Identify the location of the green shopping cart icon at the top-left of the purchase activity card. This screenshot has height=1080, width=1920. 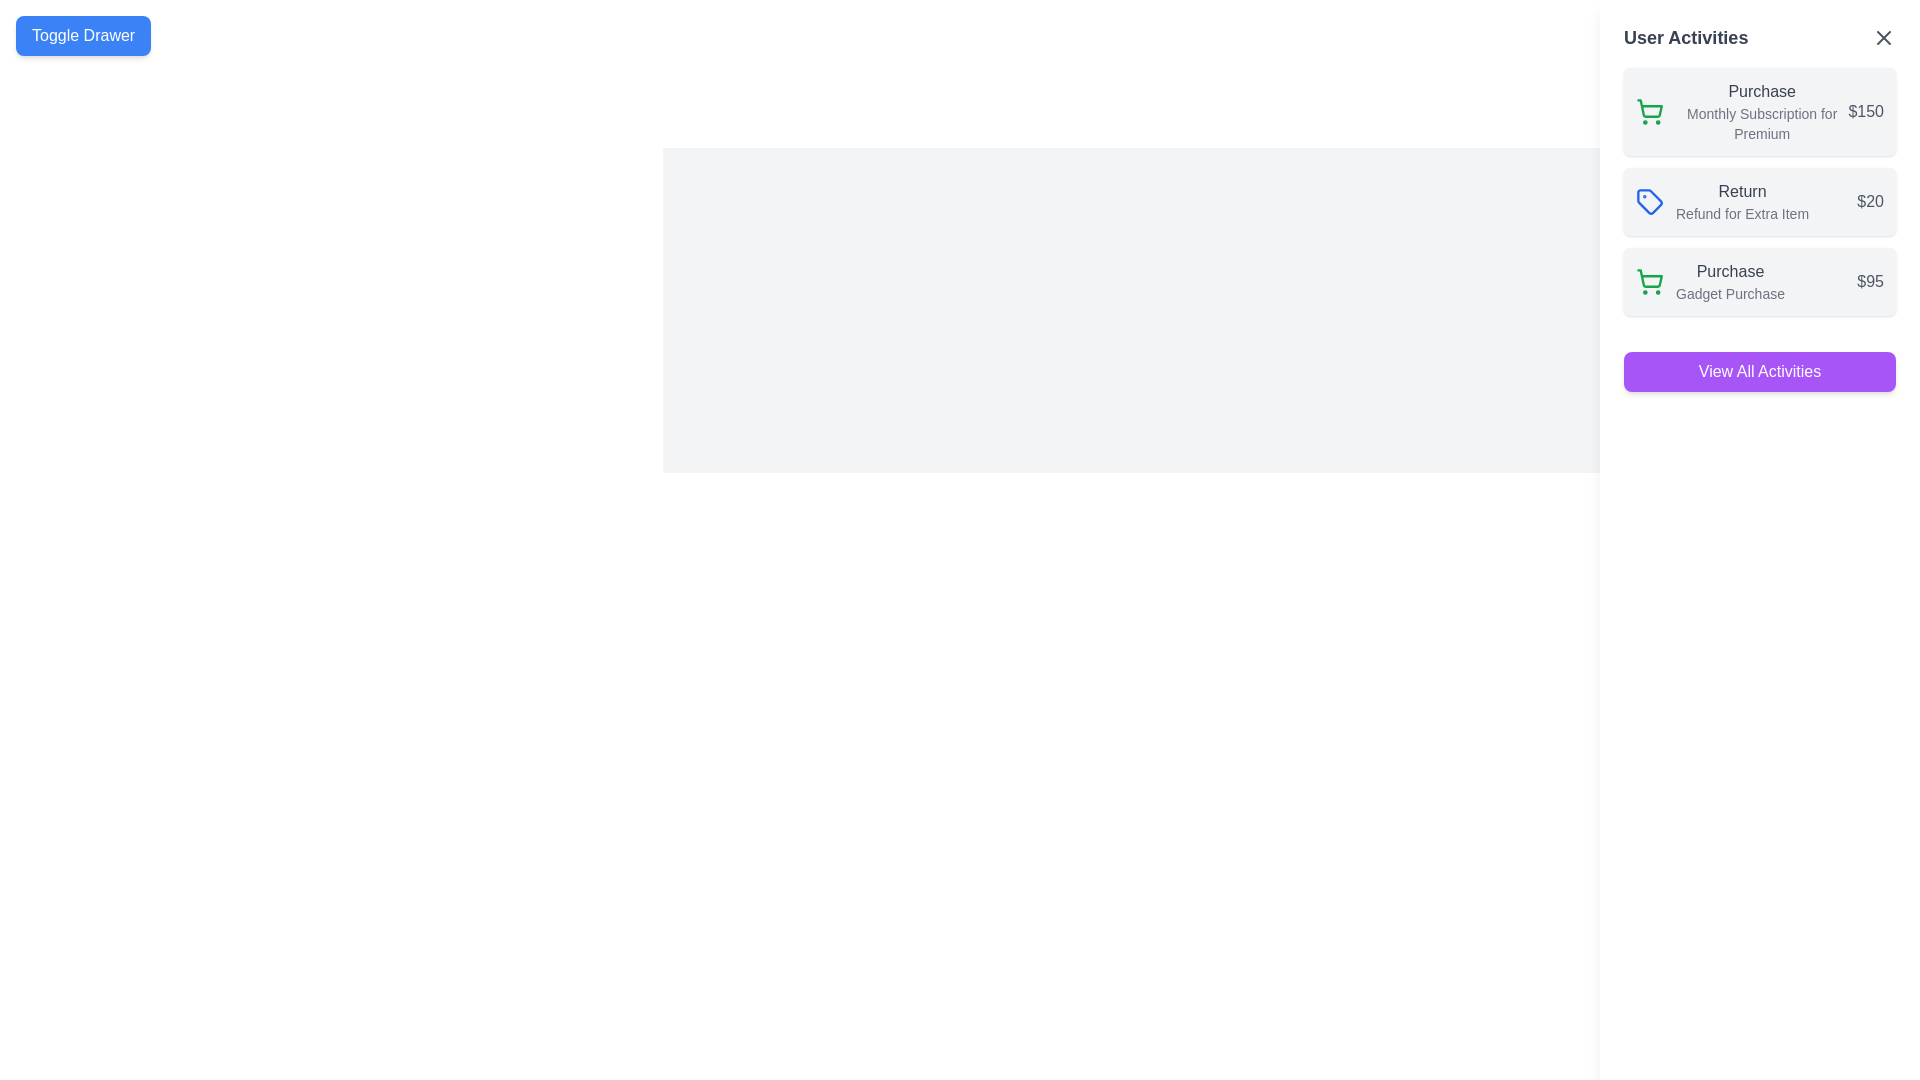
(1650, 111).